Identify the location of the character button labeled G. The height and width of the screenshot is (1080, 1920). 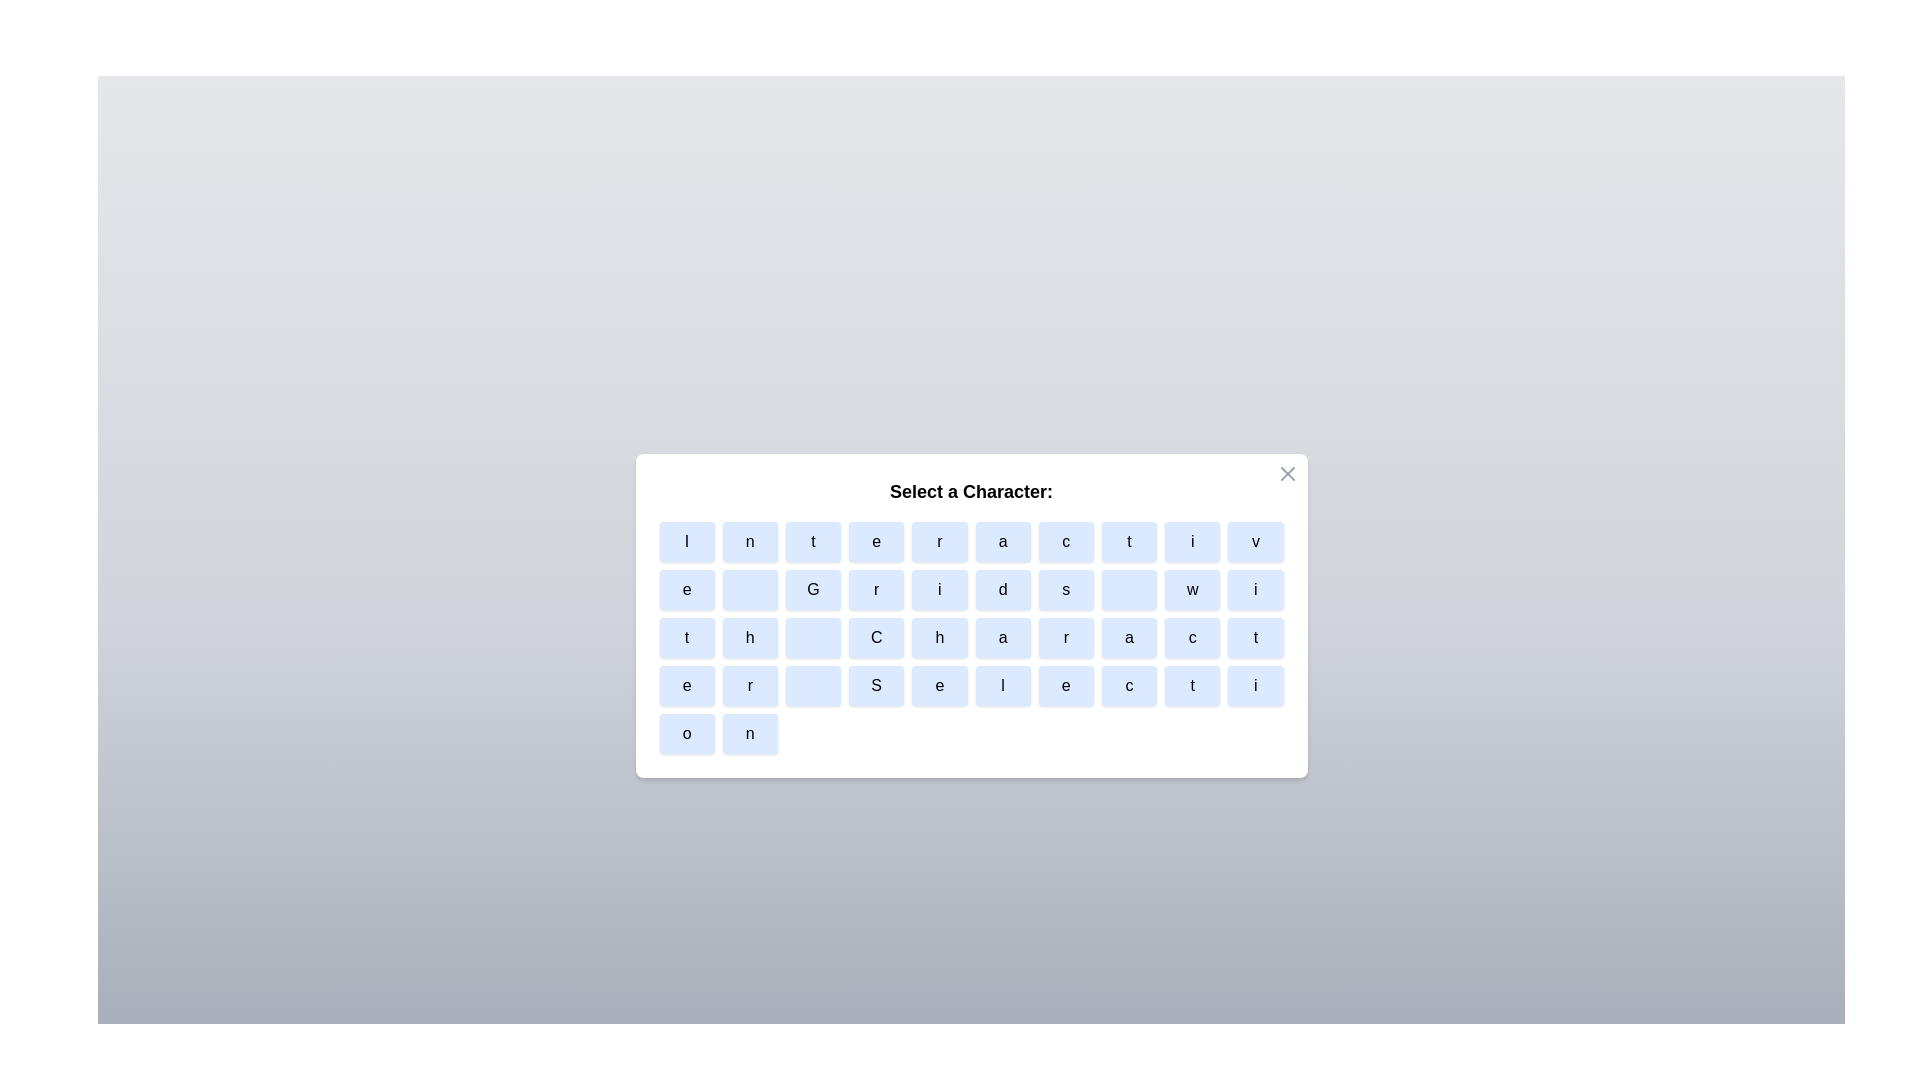
(813, 589).